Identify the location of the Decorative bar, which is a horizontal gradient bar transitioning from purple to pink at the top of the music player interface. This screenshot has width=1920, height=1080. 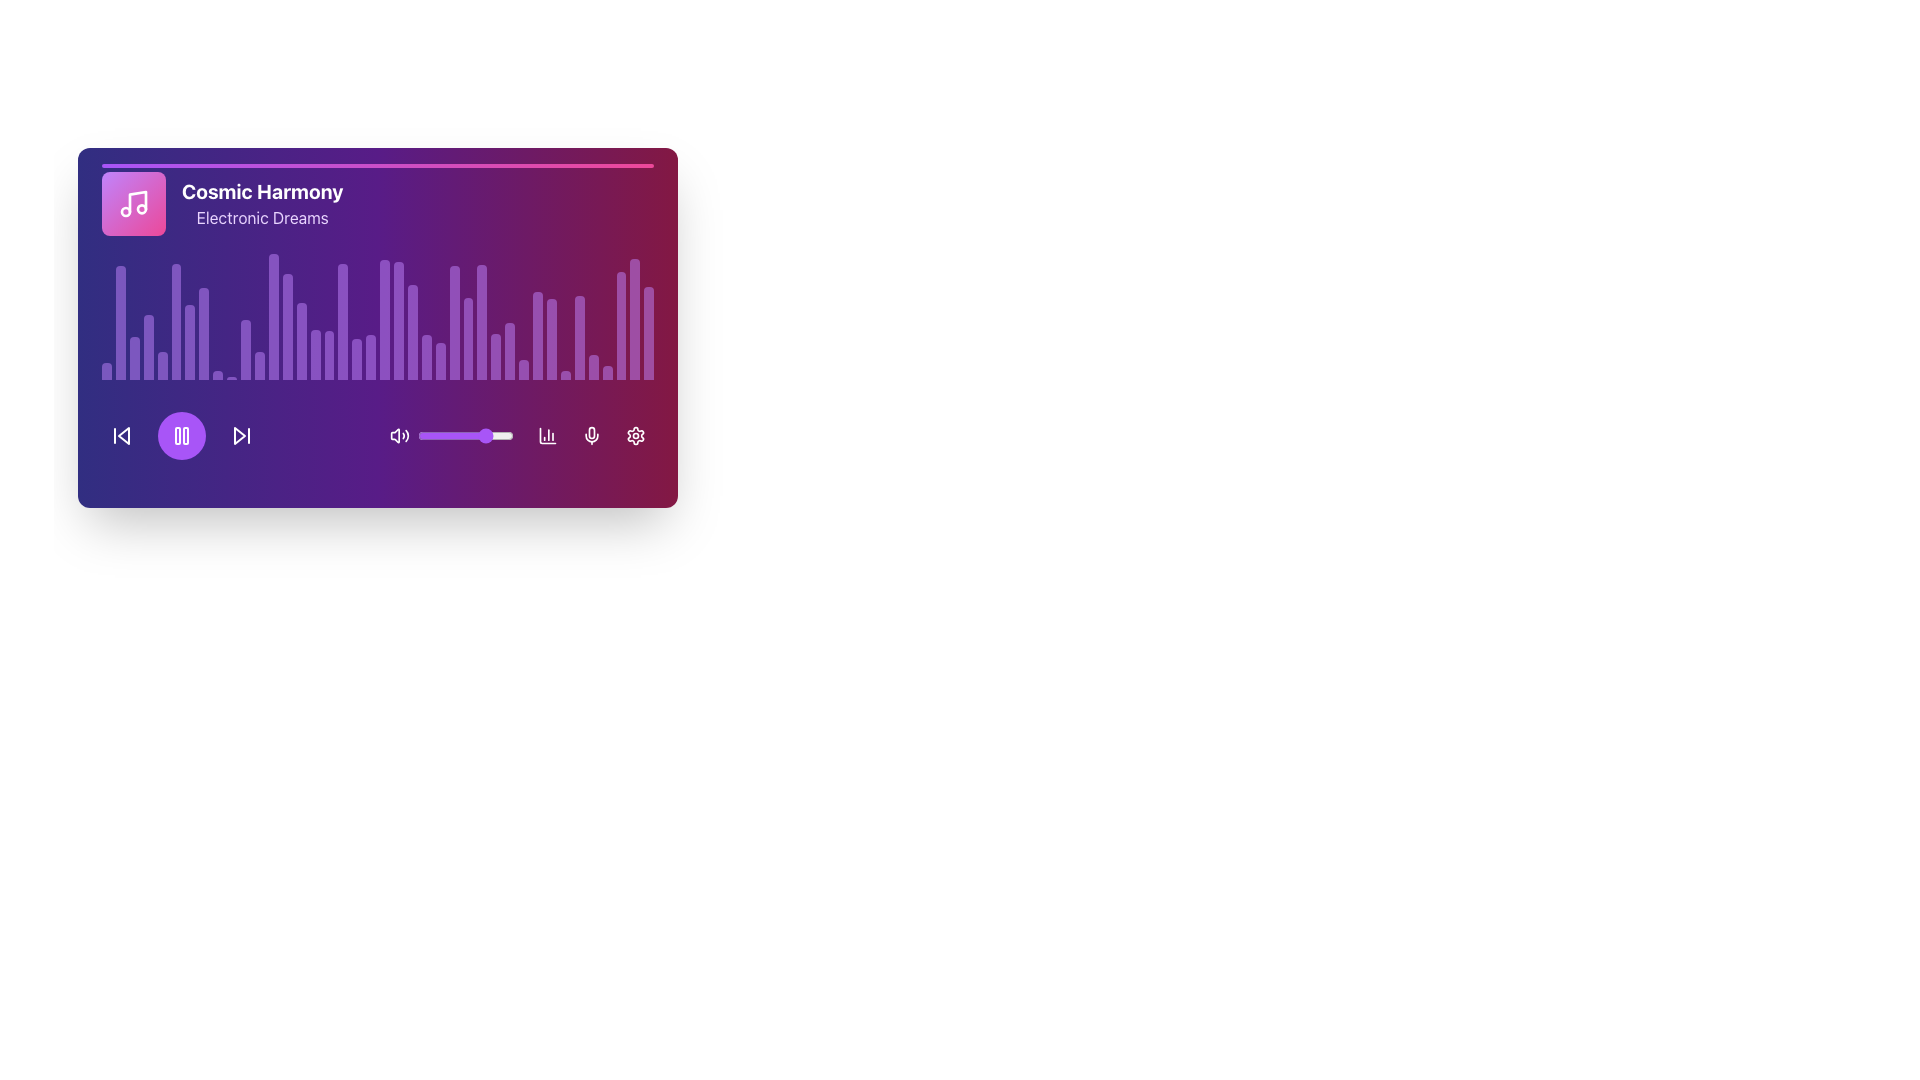
(378, 164).